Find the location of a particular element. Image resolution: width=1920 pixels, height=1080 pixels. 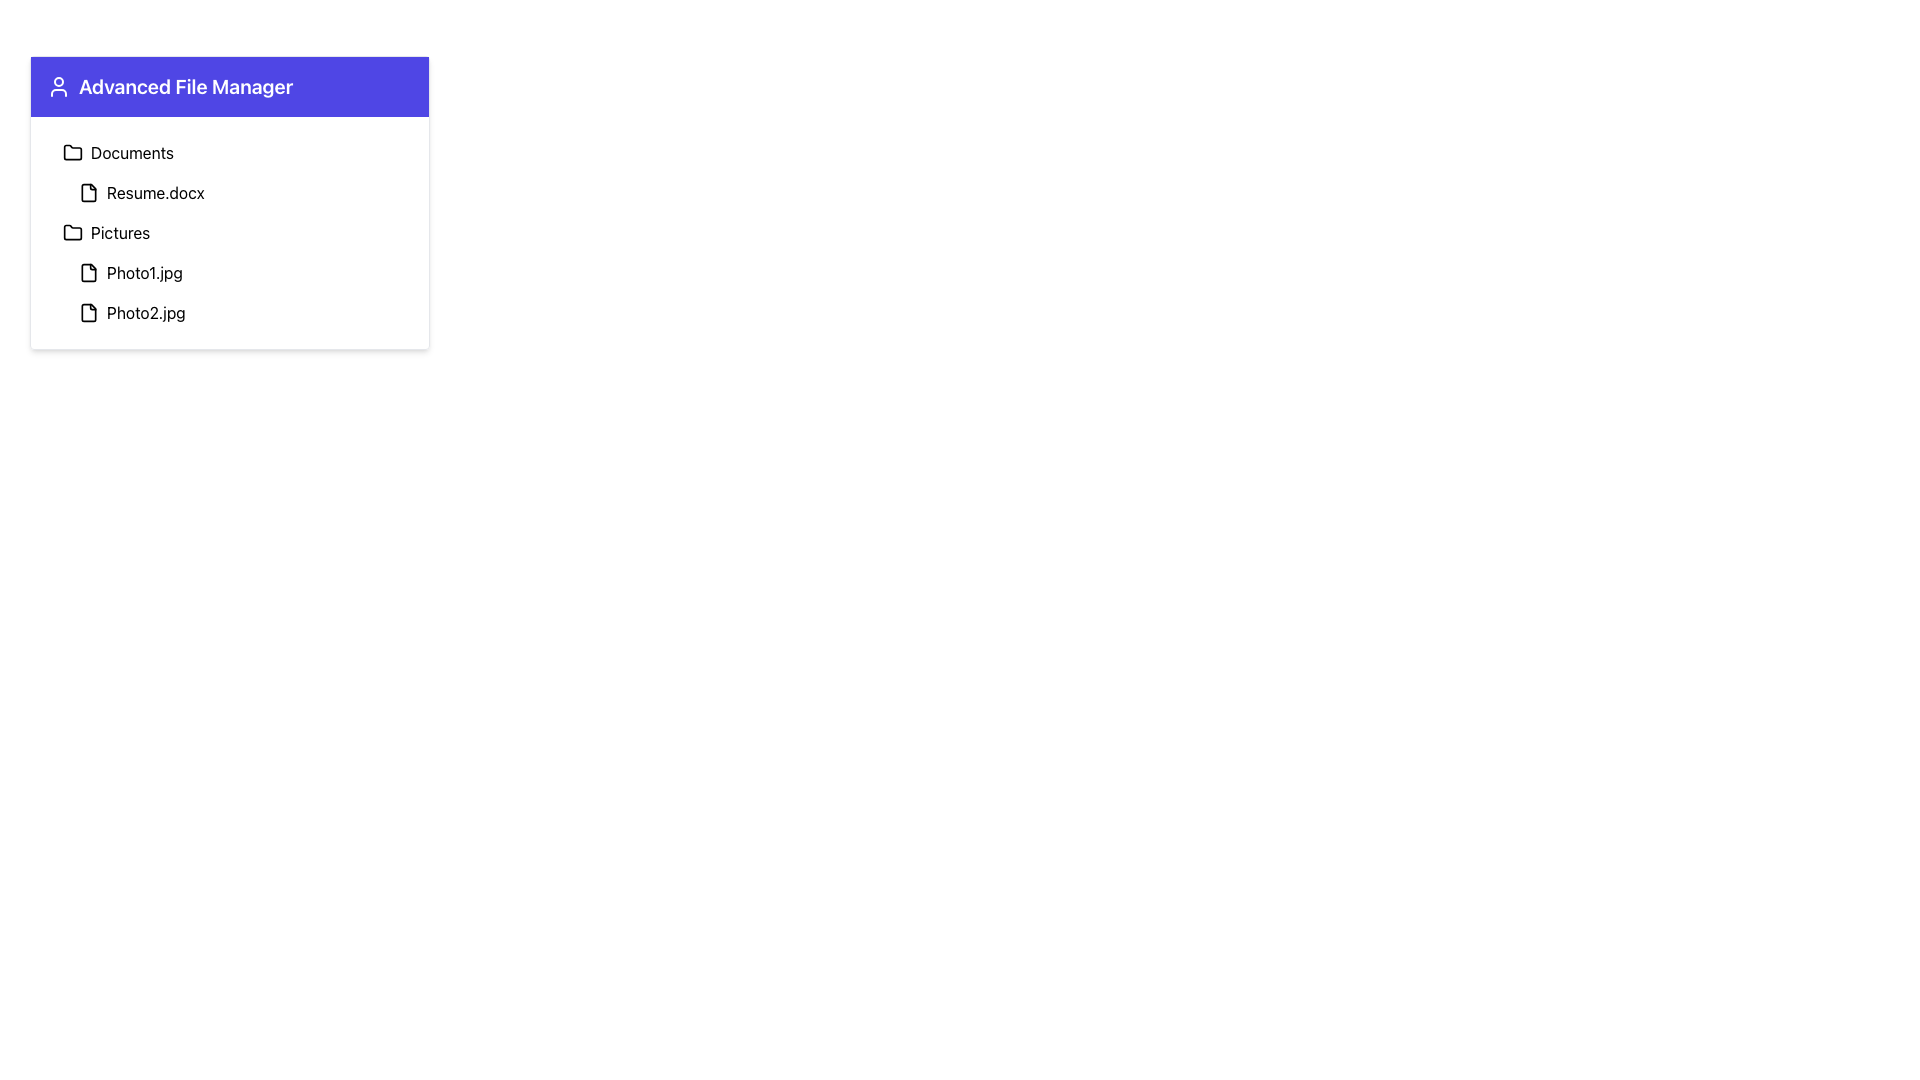

the file icon representing 'Resume.docx' for accessibility within the Advanced File Manager interface is located at coordinates (88, 192).